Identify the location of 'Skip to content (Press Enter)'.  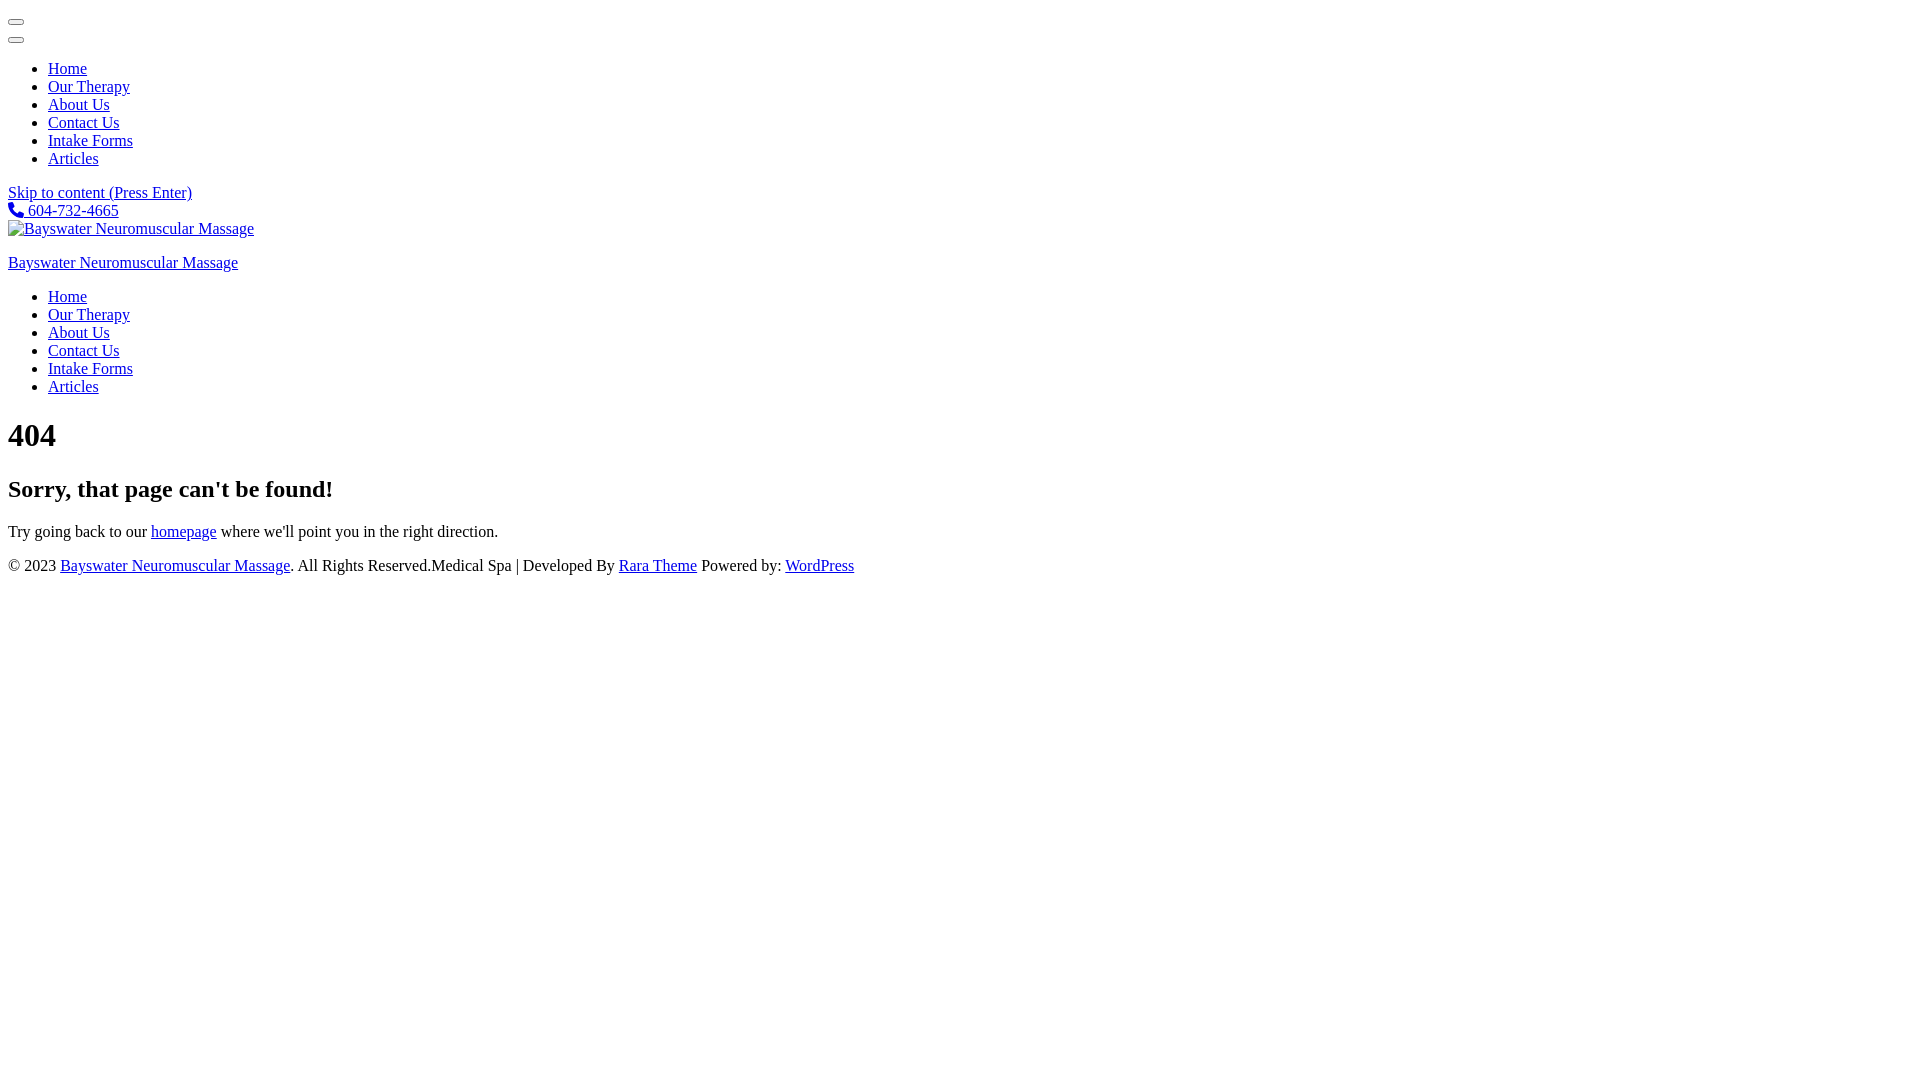
(99, 192).